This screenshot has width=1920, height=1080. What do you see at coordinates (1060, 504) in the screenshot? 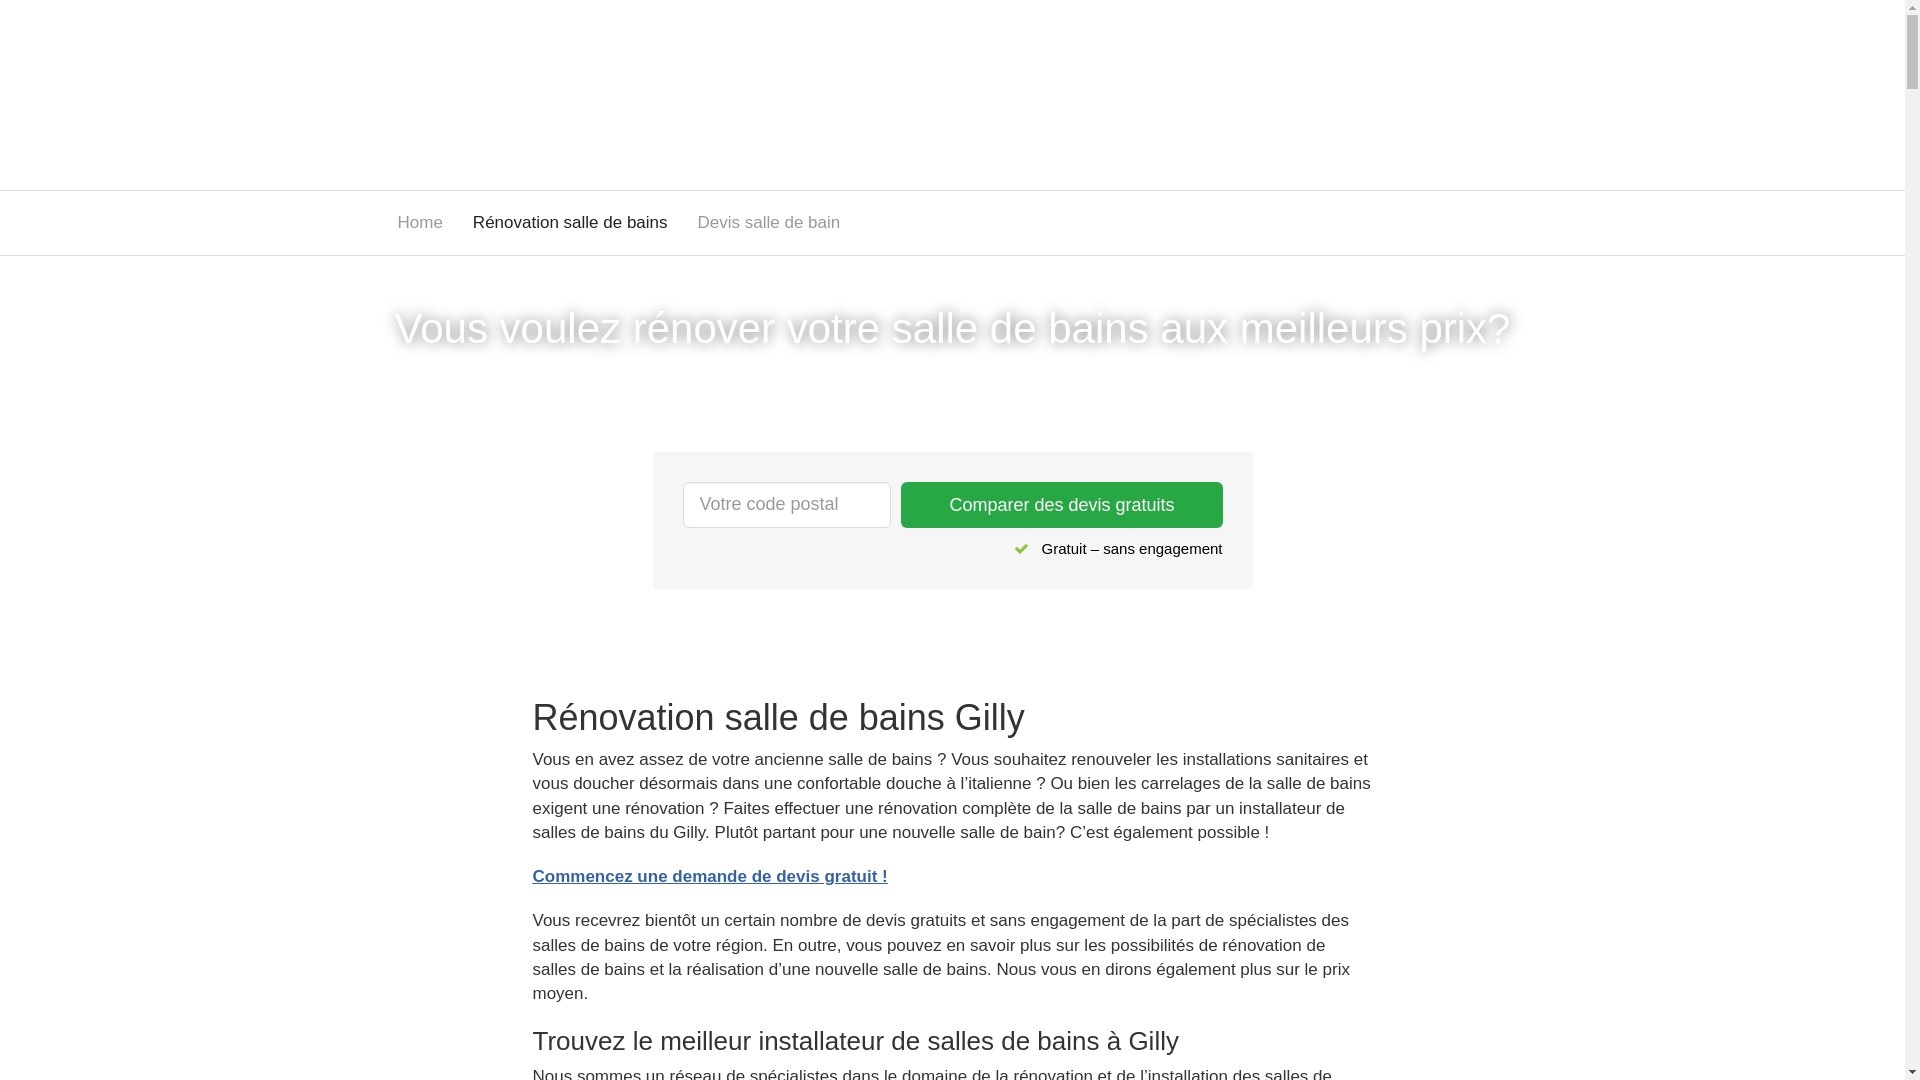
I see `'Comparer des devis gratuits'` at bounding box center [1060, 504].